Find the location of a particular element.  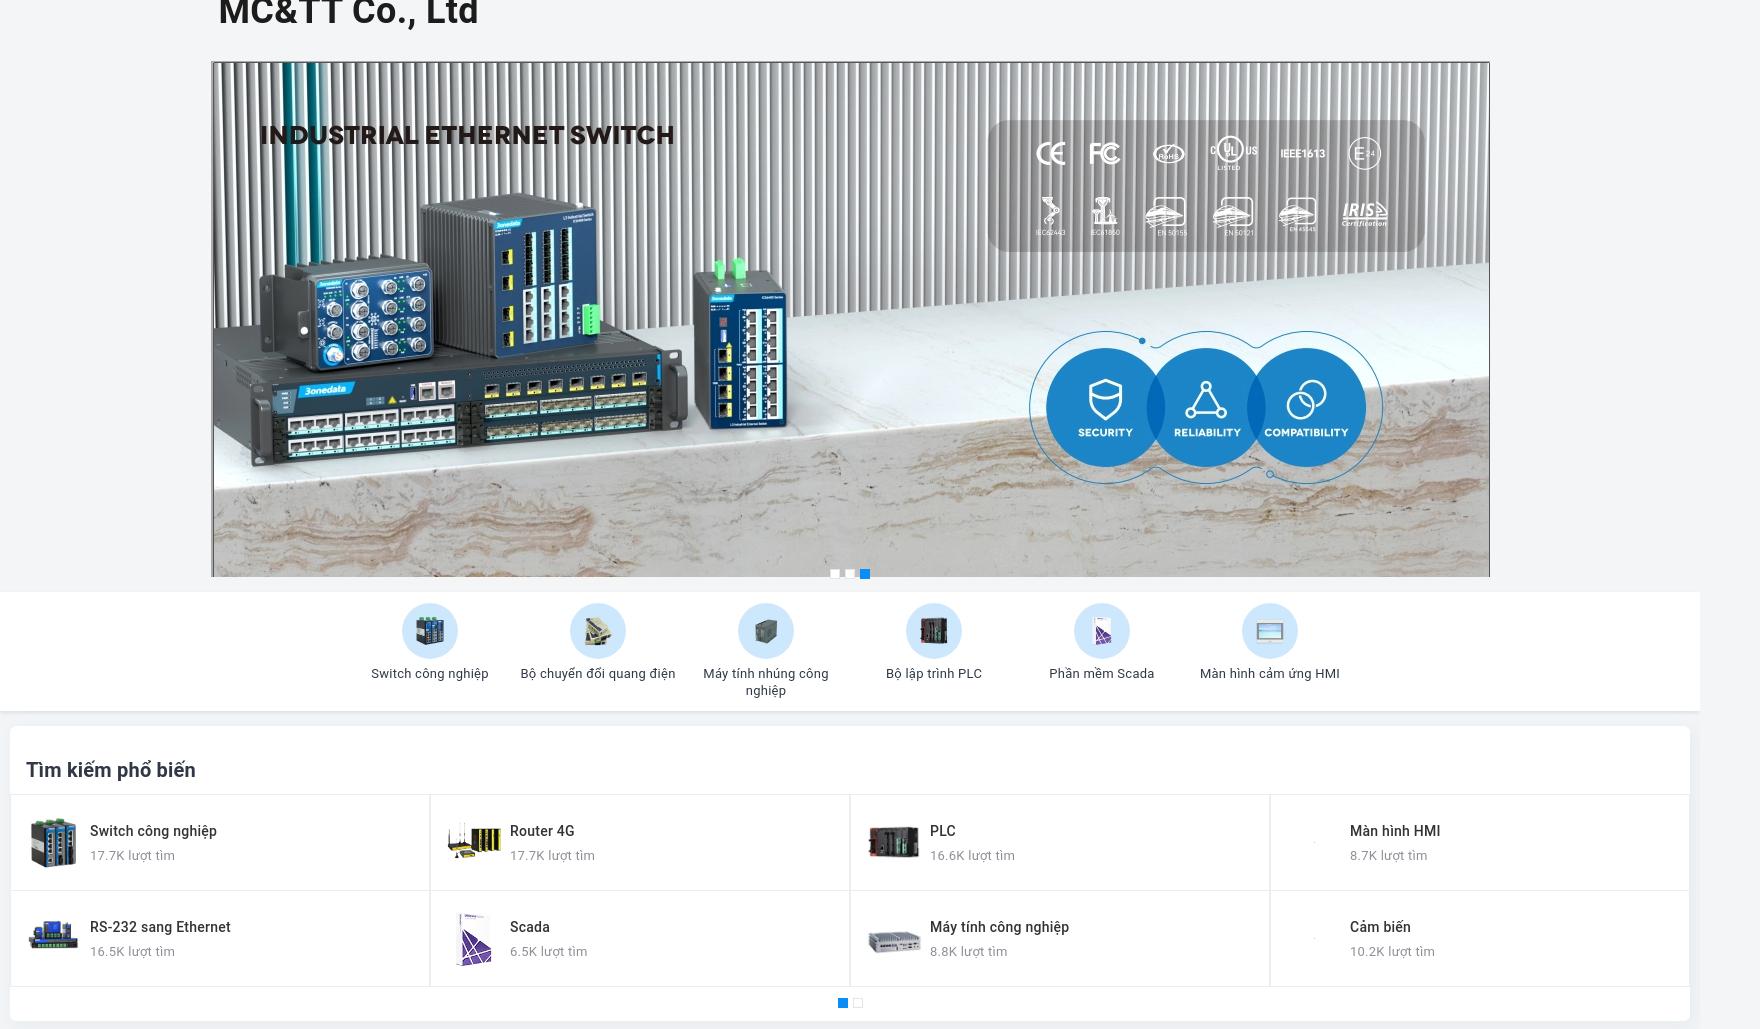

'Tìm kiếm phổ biến' is located at coordinates (110, 770).